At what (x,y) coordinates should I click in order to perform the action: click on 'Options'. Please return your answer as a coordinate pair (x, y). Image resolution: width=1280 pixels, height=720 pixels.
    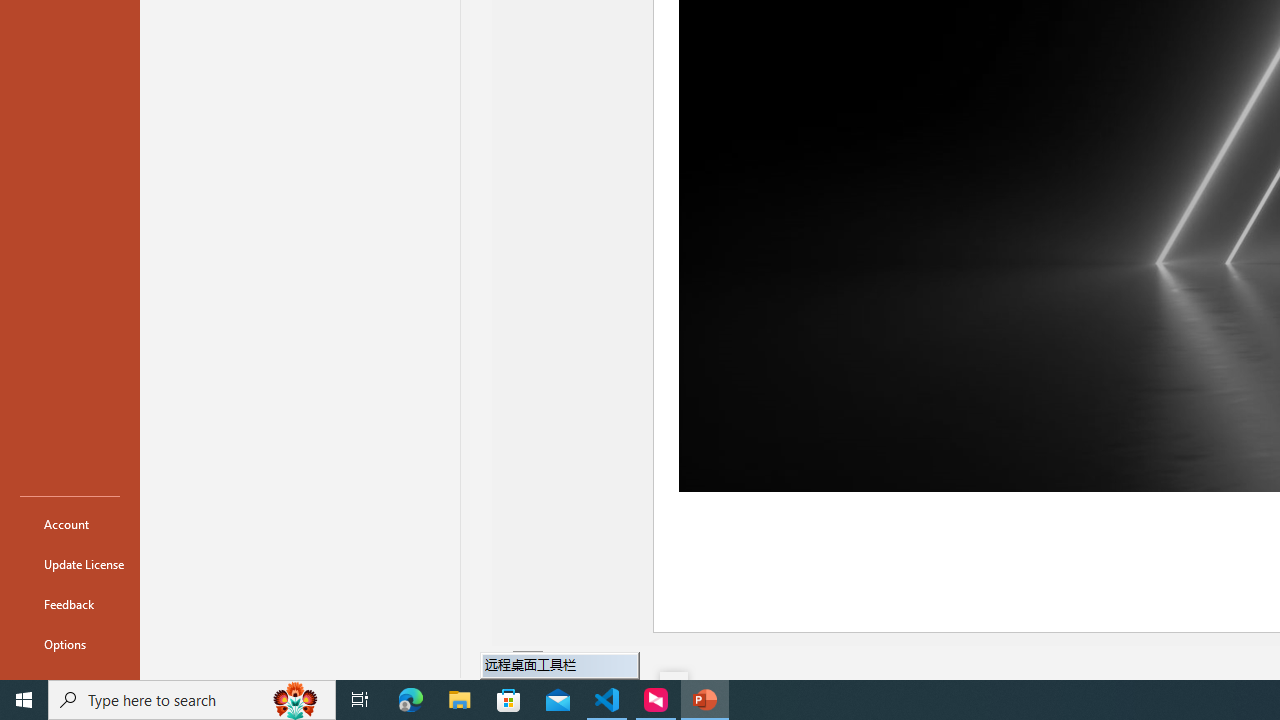
    Looking at the image, I should click on (69, 644).